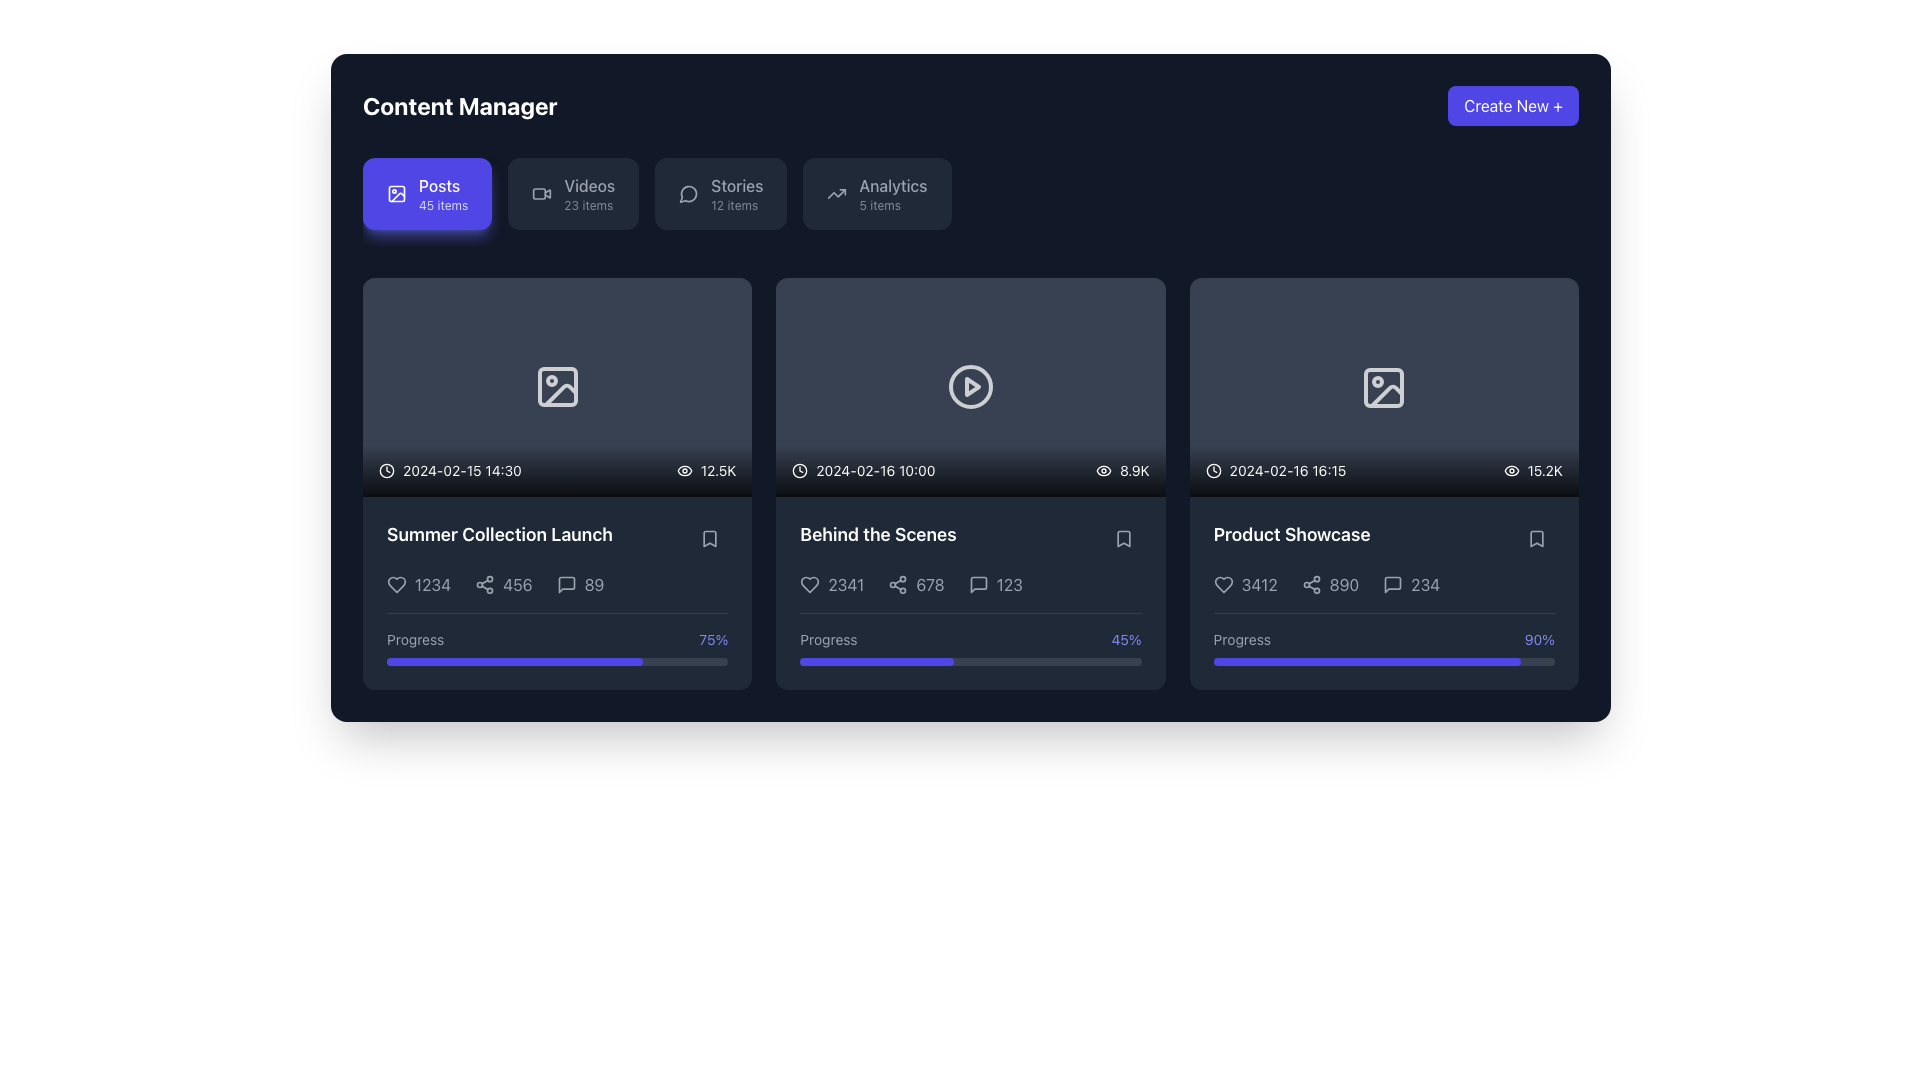 This screenshot has height=1080, width=1920. What do you see at coordinates (1383, 387) in the screenshot?
I see `the minimalistic picture icon depicting a mountain and a rounded sun or moon, located centrally in the upper area of the third card from the left` at bounding box center [1383, 387].